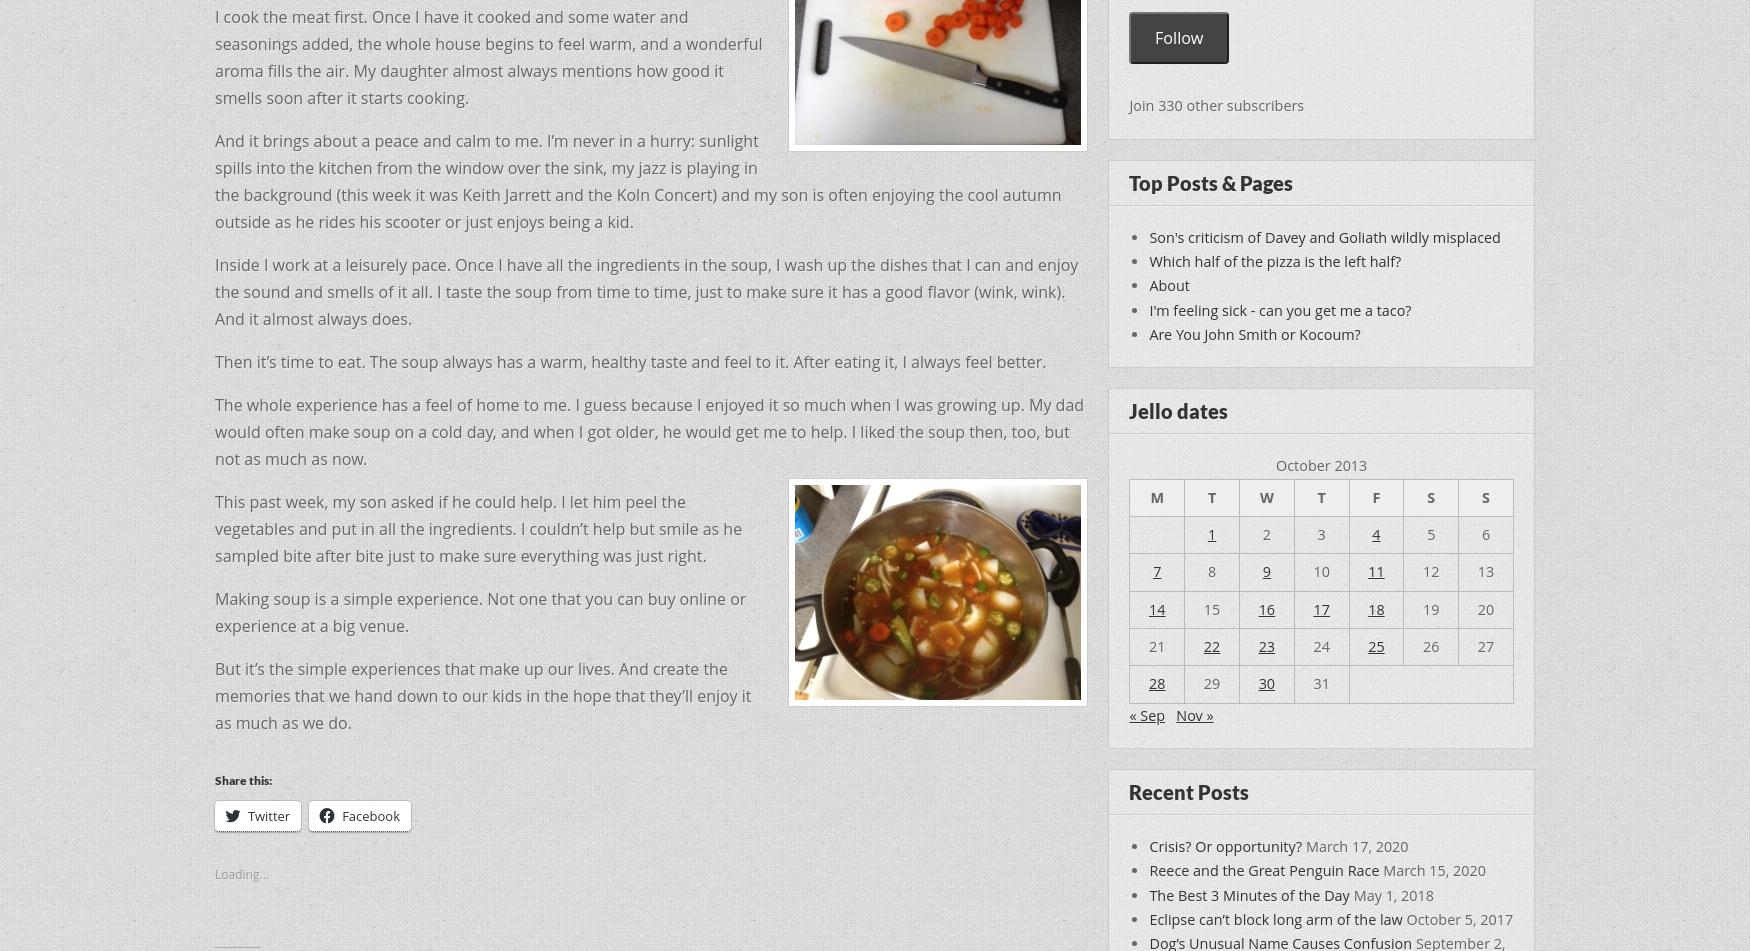 Image resolution: width=1750 pixels, height=951 pixels. What do you see at coordinates (1264, 495) in the screenshot?
I see `'W'` at bounding box center [1264, 495].